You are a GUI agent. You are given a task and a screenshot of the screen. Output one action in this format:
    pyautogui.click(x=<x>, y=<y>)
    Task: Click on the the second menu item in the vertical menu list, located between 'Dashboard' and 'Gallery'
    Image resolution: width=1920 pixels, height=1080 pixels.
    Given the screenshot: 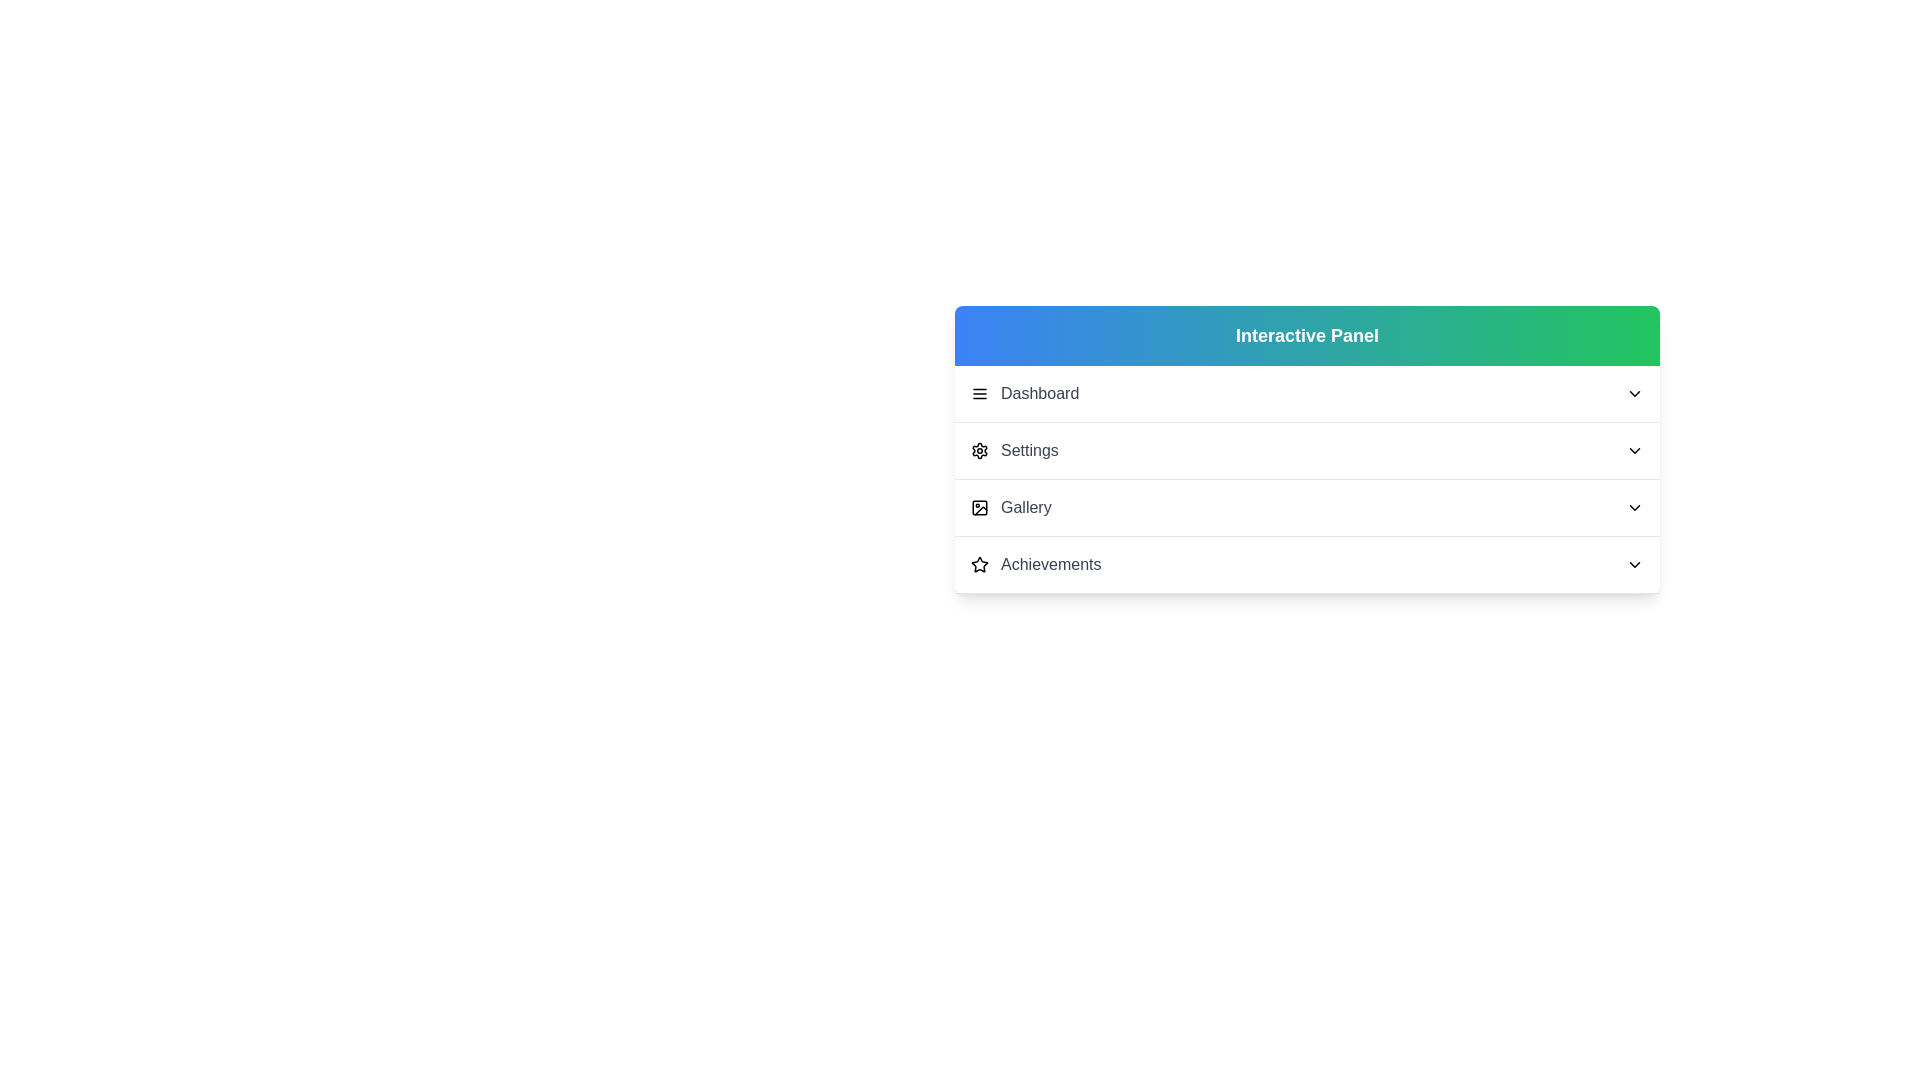 What is the action you would take?
    pyautogui.click(x=1307, y=451)
    